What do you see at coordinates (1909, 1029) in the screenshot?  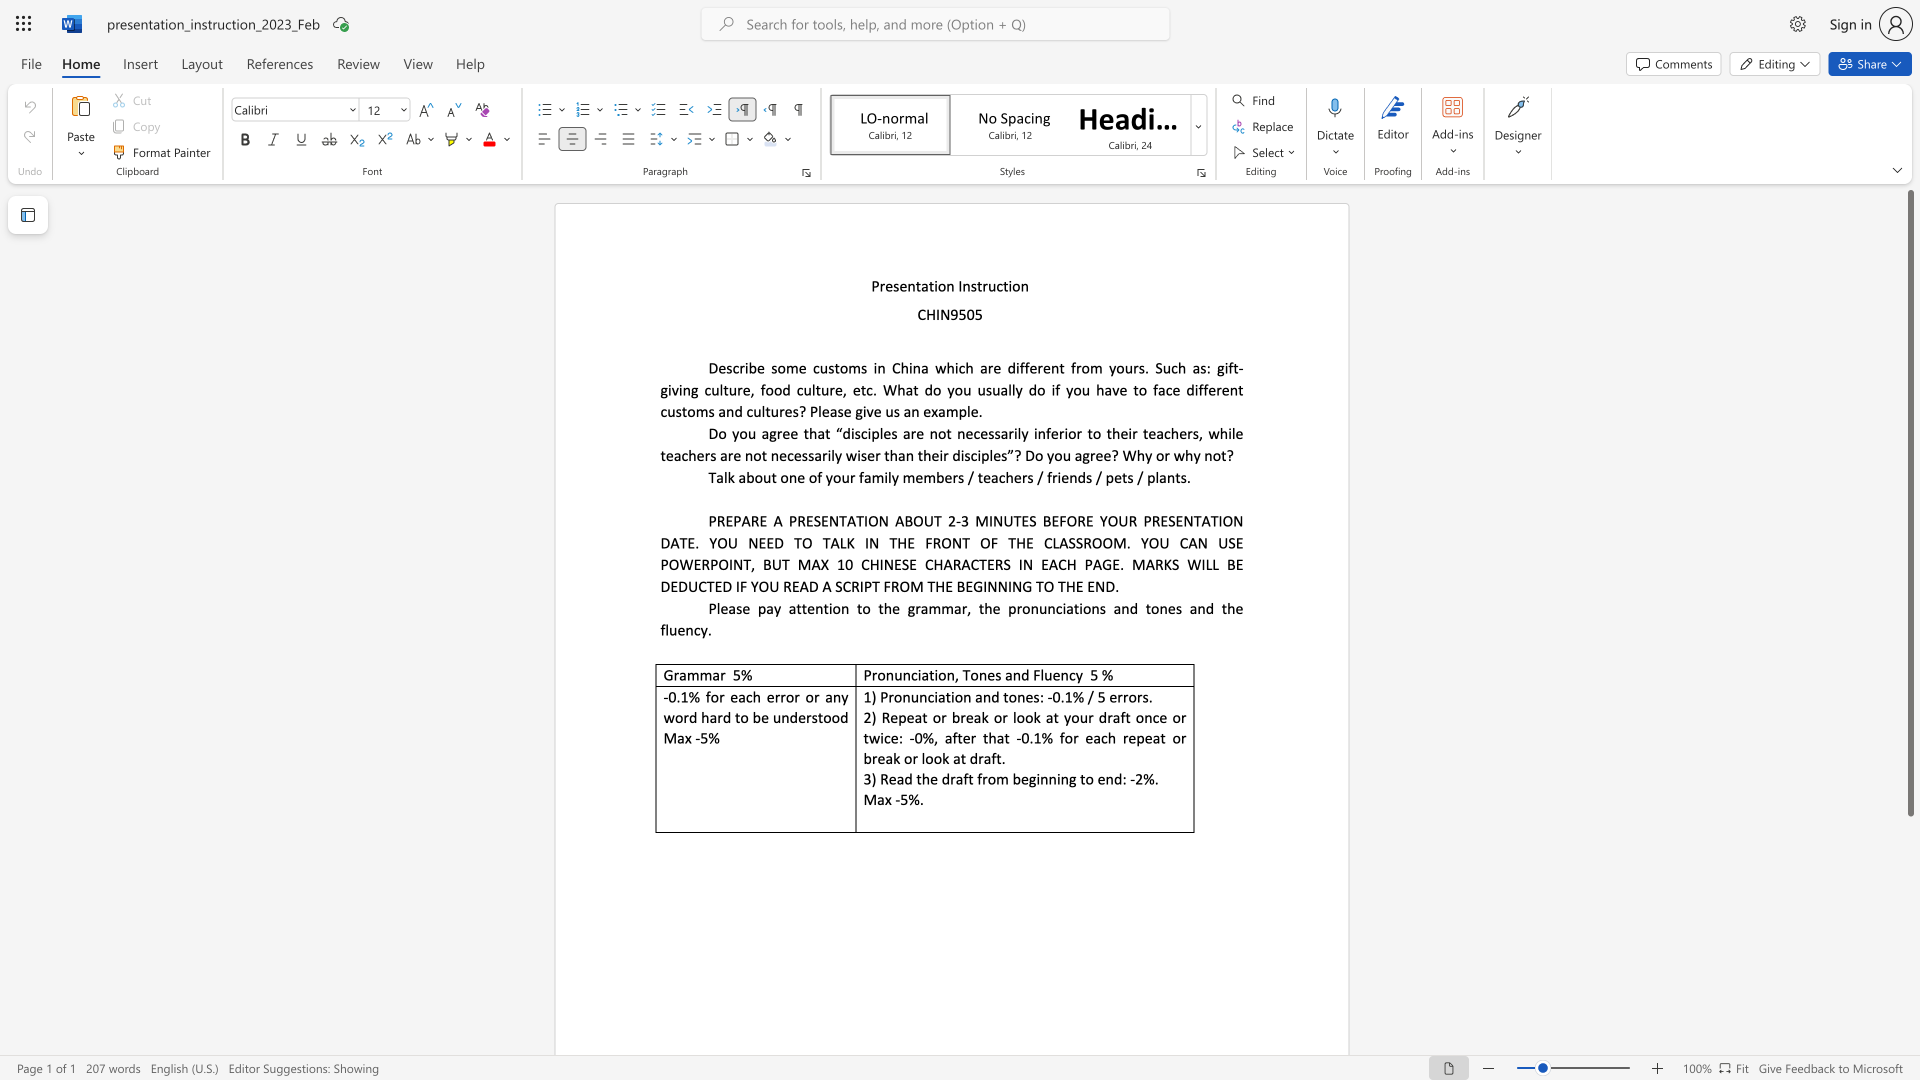 I see `the scrollbar on the right` at bounding box center [1909, 1029].